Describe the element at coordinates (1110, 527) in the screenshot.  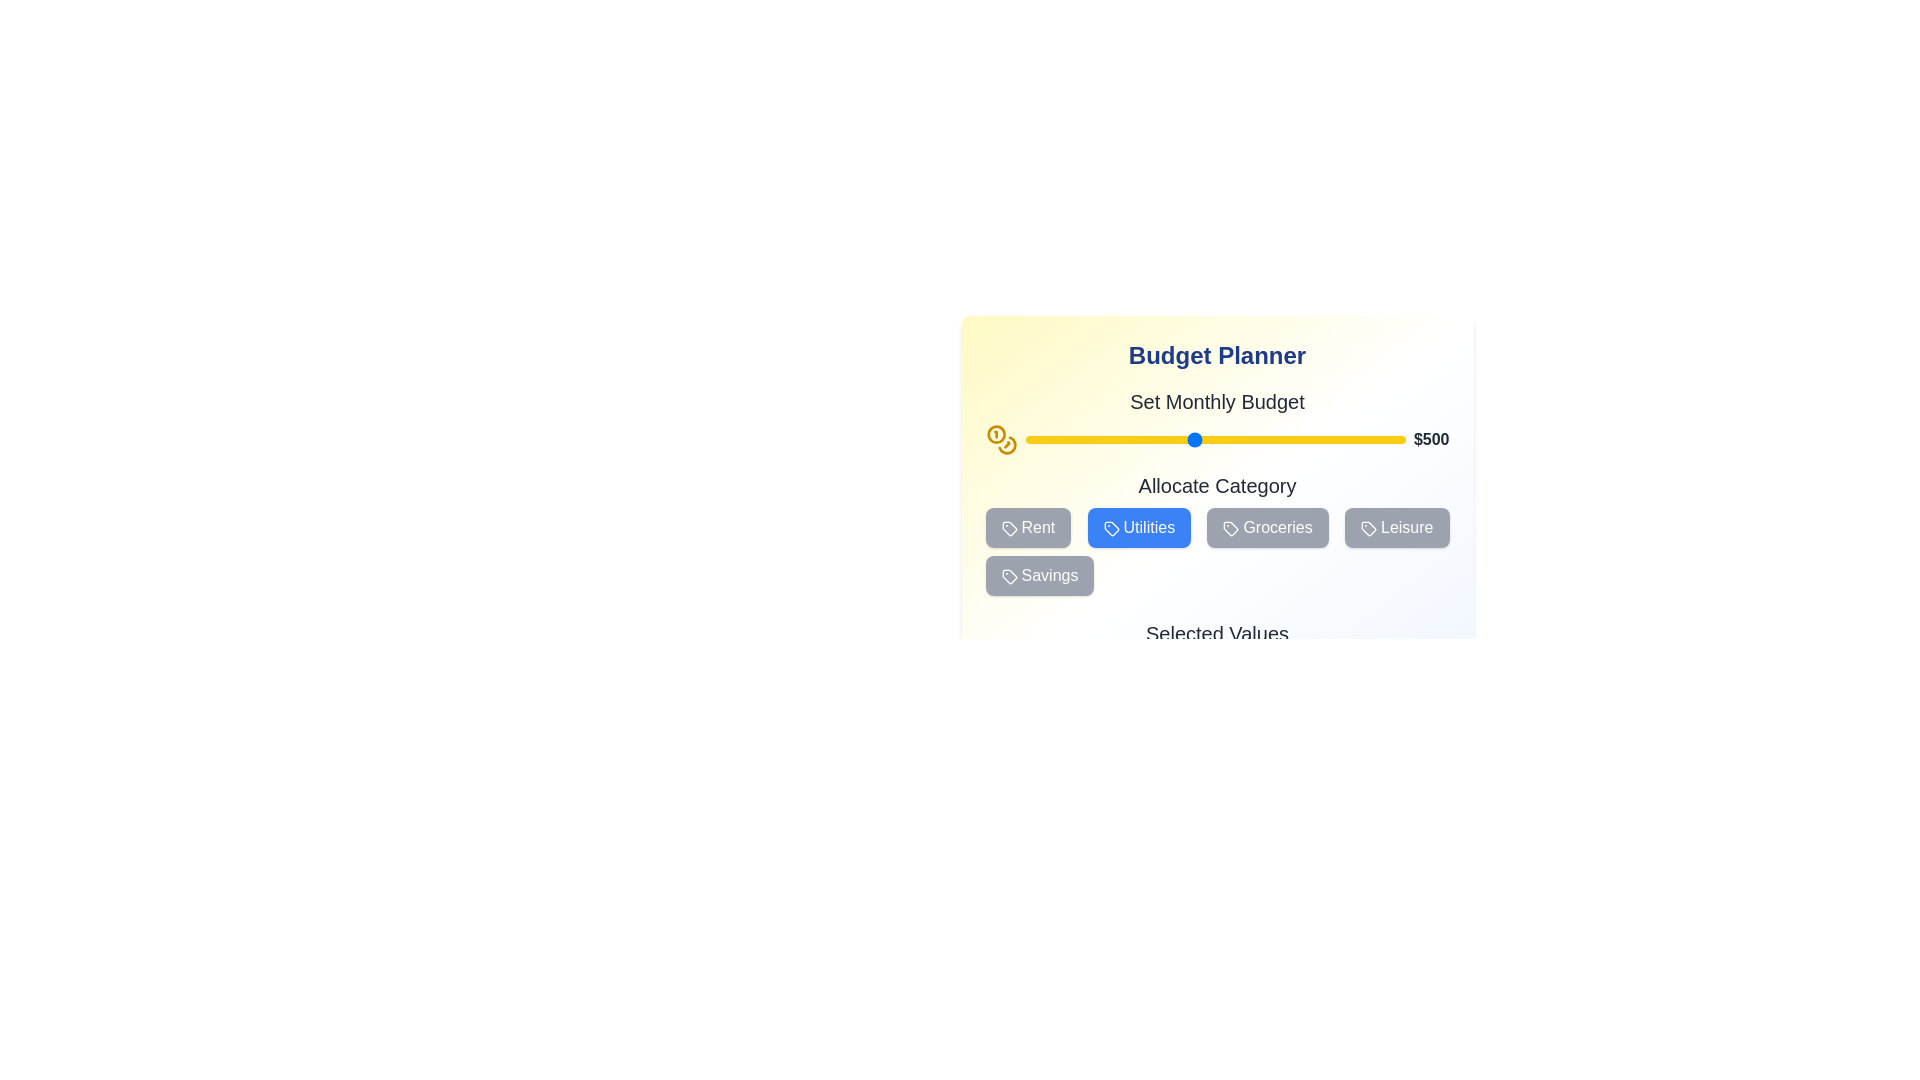
I see `the blue tag icon located to the left of the text 'Utilities' in the 'Allocate Category' section` at that location.